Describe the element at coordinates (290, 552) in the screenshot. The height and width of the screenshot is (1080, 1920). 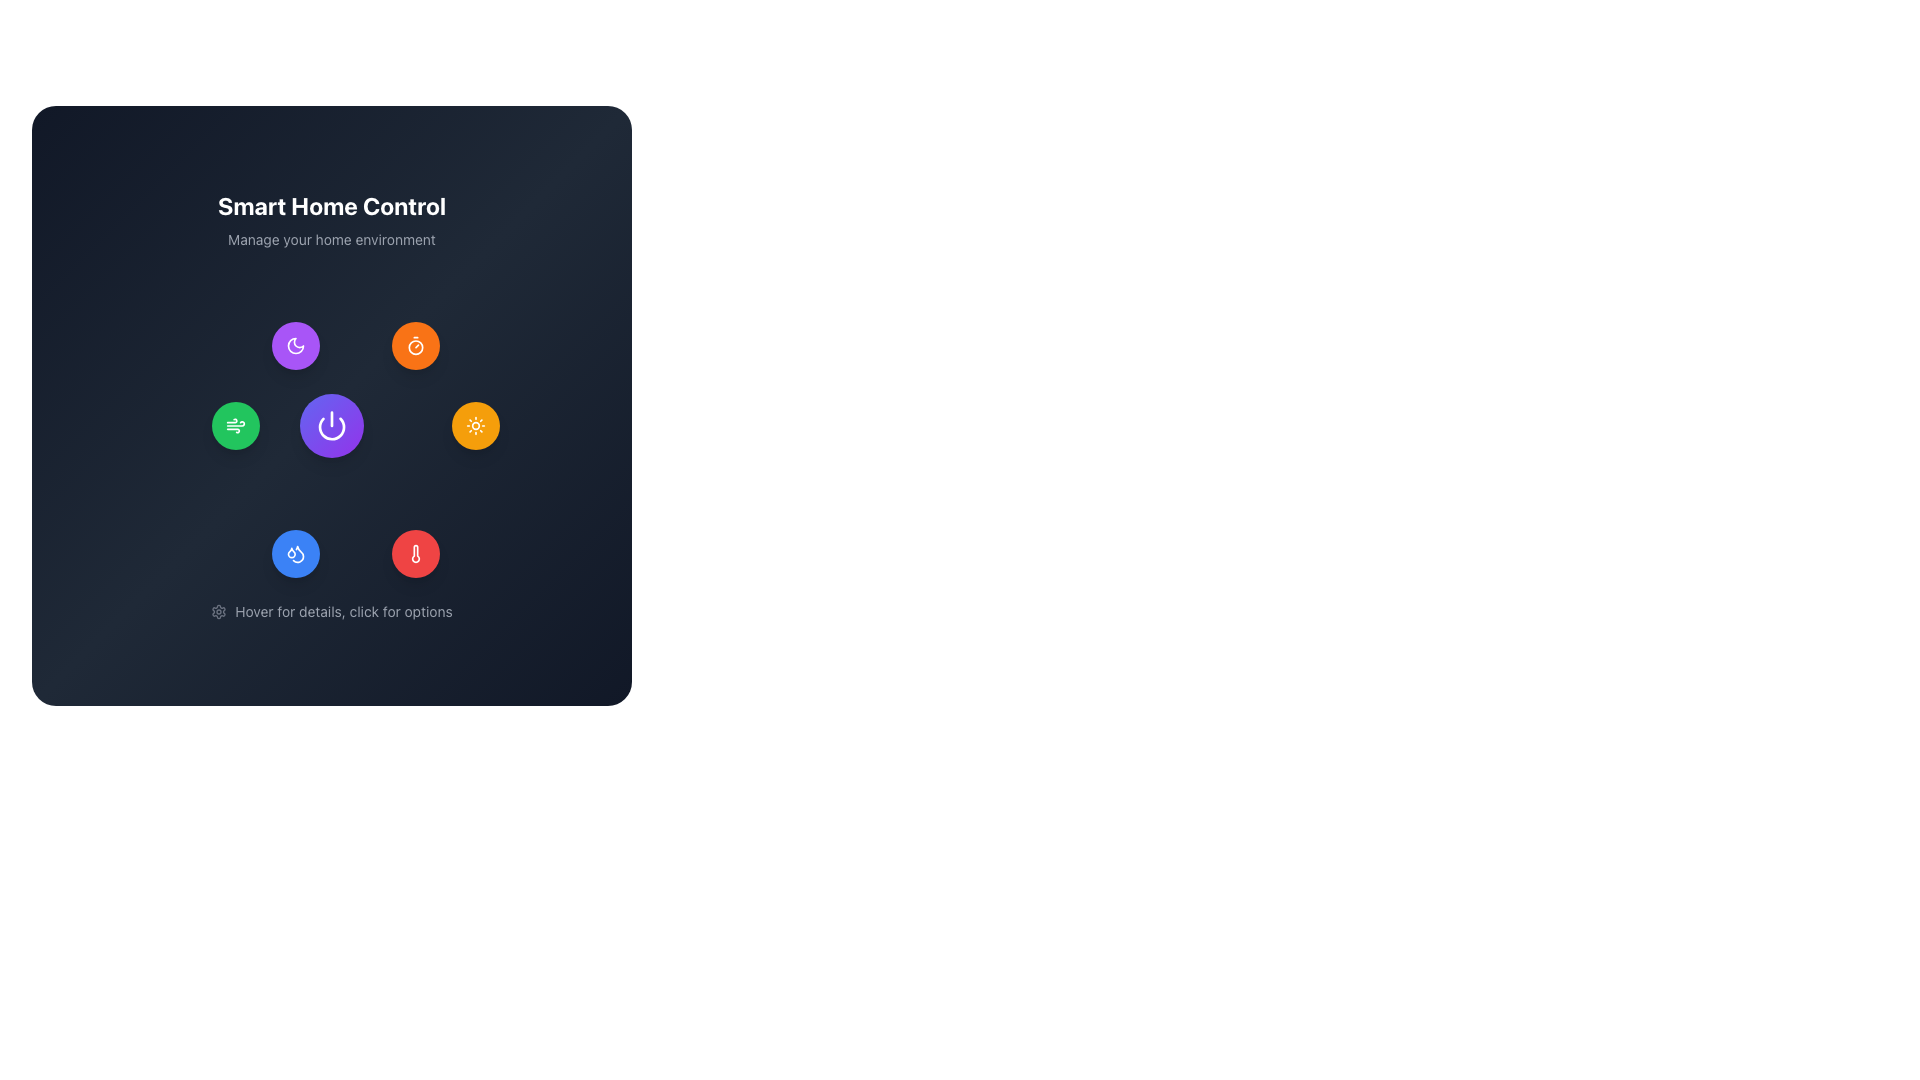
I see `the raindrop-shaped icon located below the central power button in the smart home control interface` at that location.